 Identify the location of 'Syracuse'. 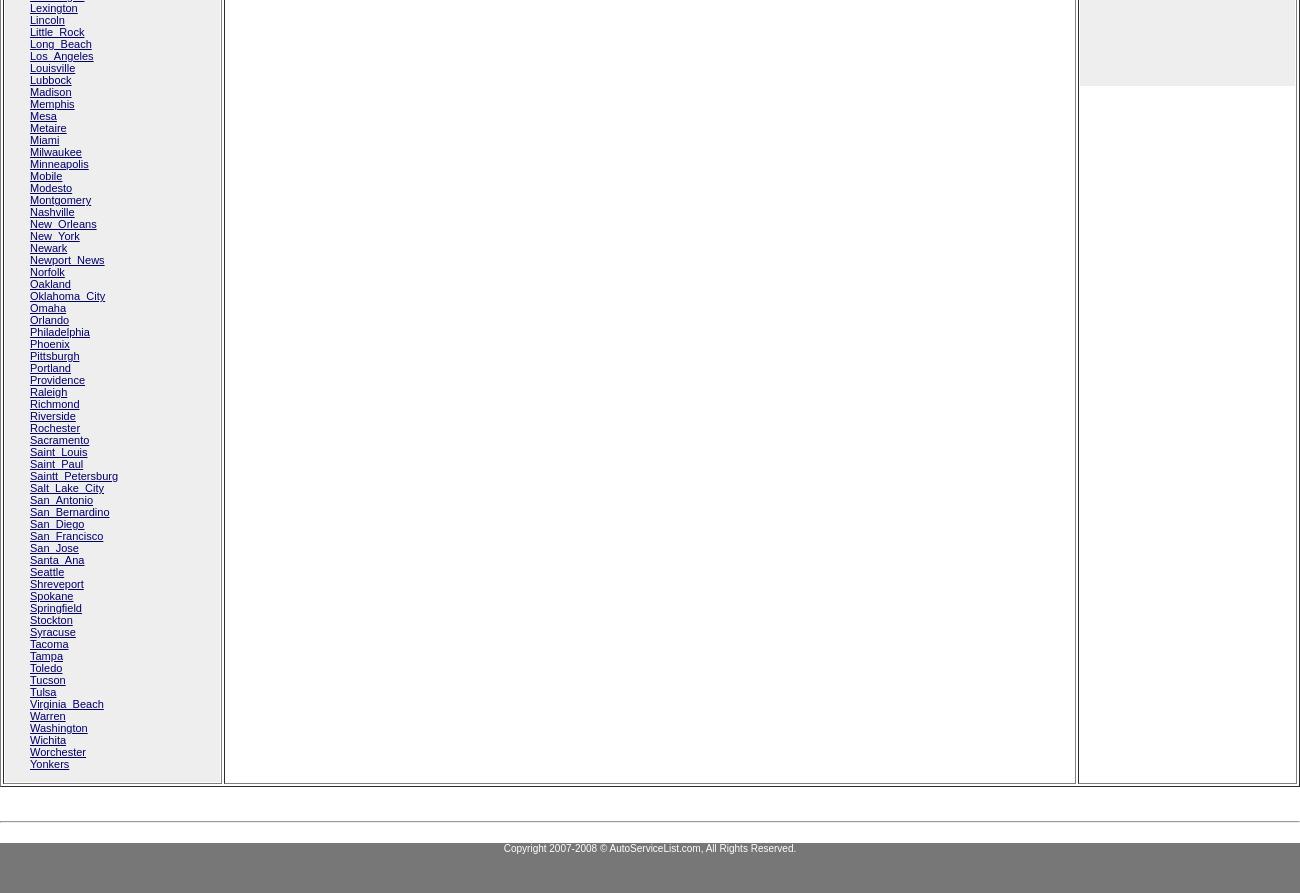
(29, 631).